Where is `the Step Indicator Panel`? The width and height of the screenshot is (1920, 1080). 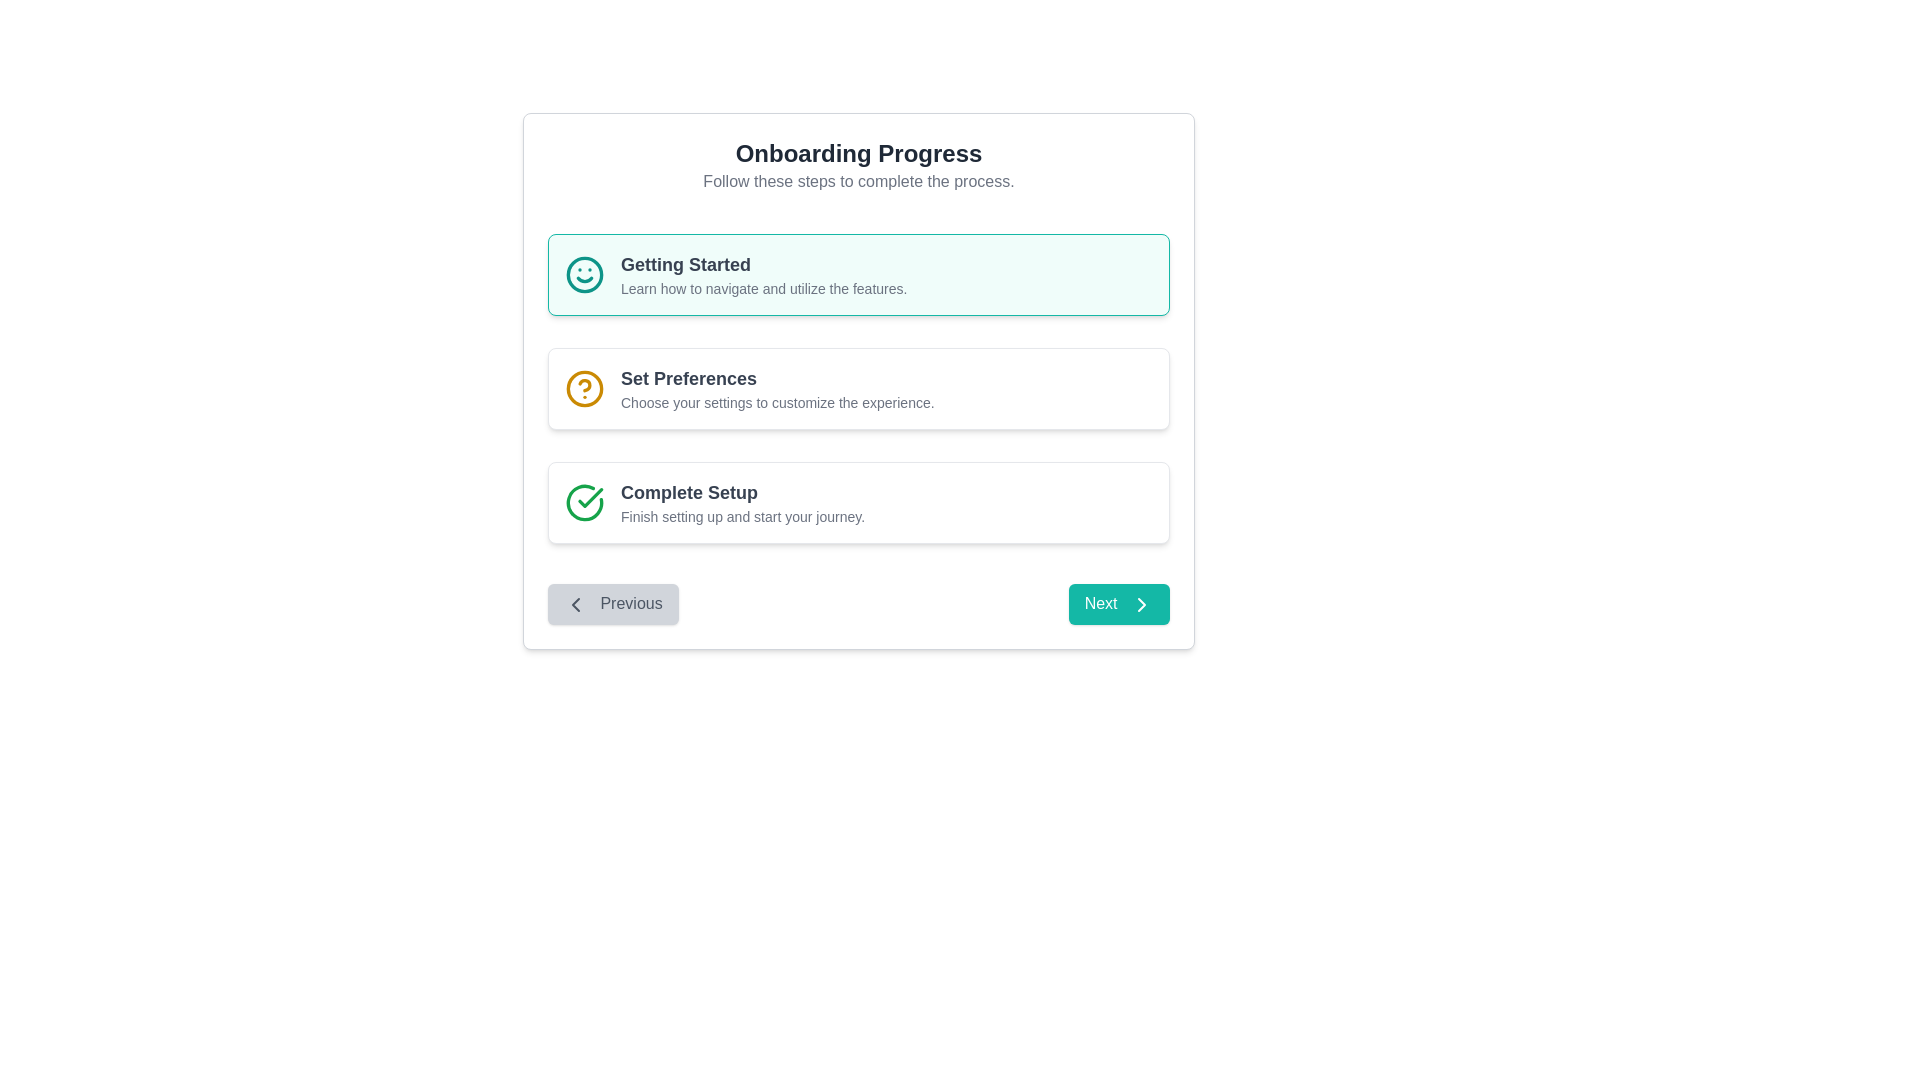 the Step Indicator Panel is located at coordinates (859, 389).